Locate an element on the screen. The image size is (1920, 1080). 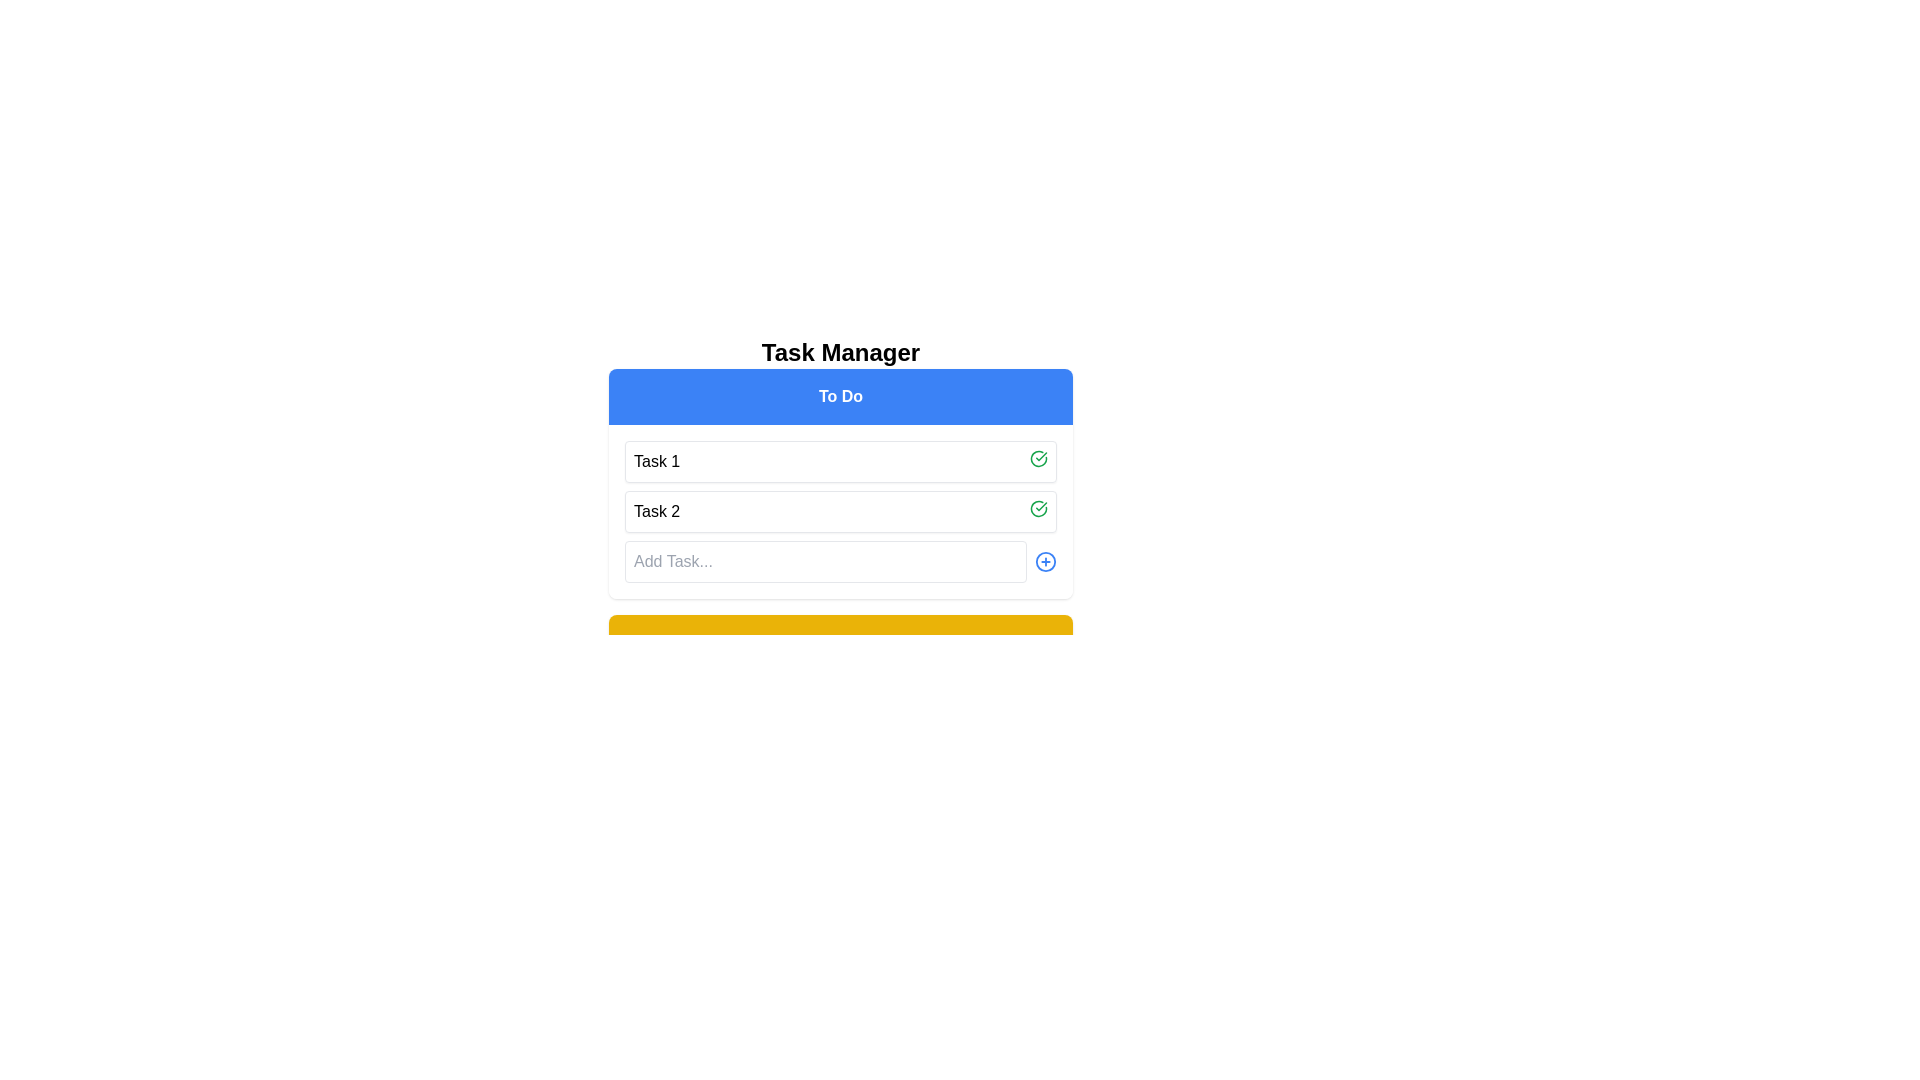
the quick action button located to the right of the input field with placeholder text 'Add Task...' is located at coordinates (1045, 562).